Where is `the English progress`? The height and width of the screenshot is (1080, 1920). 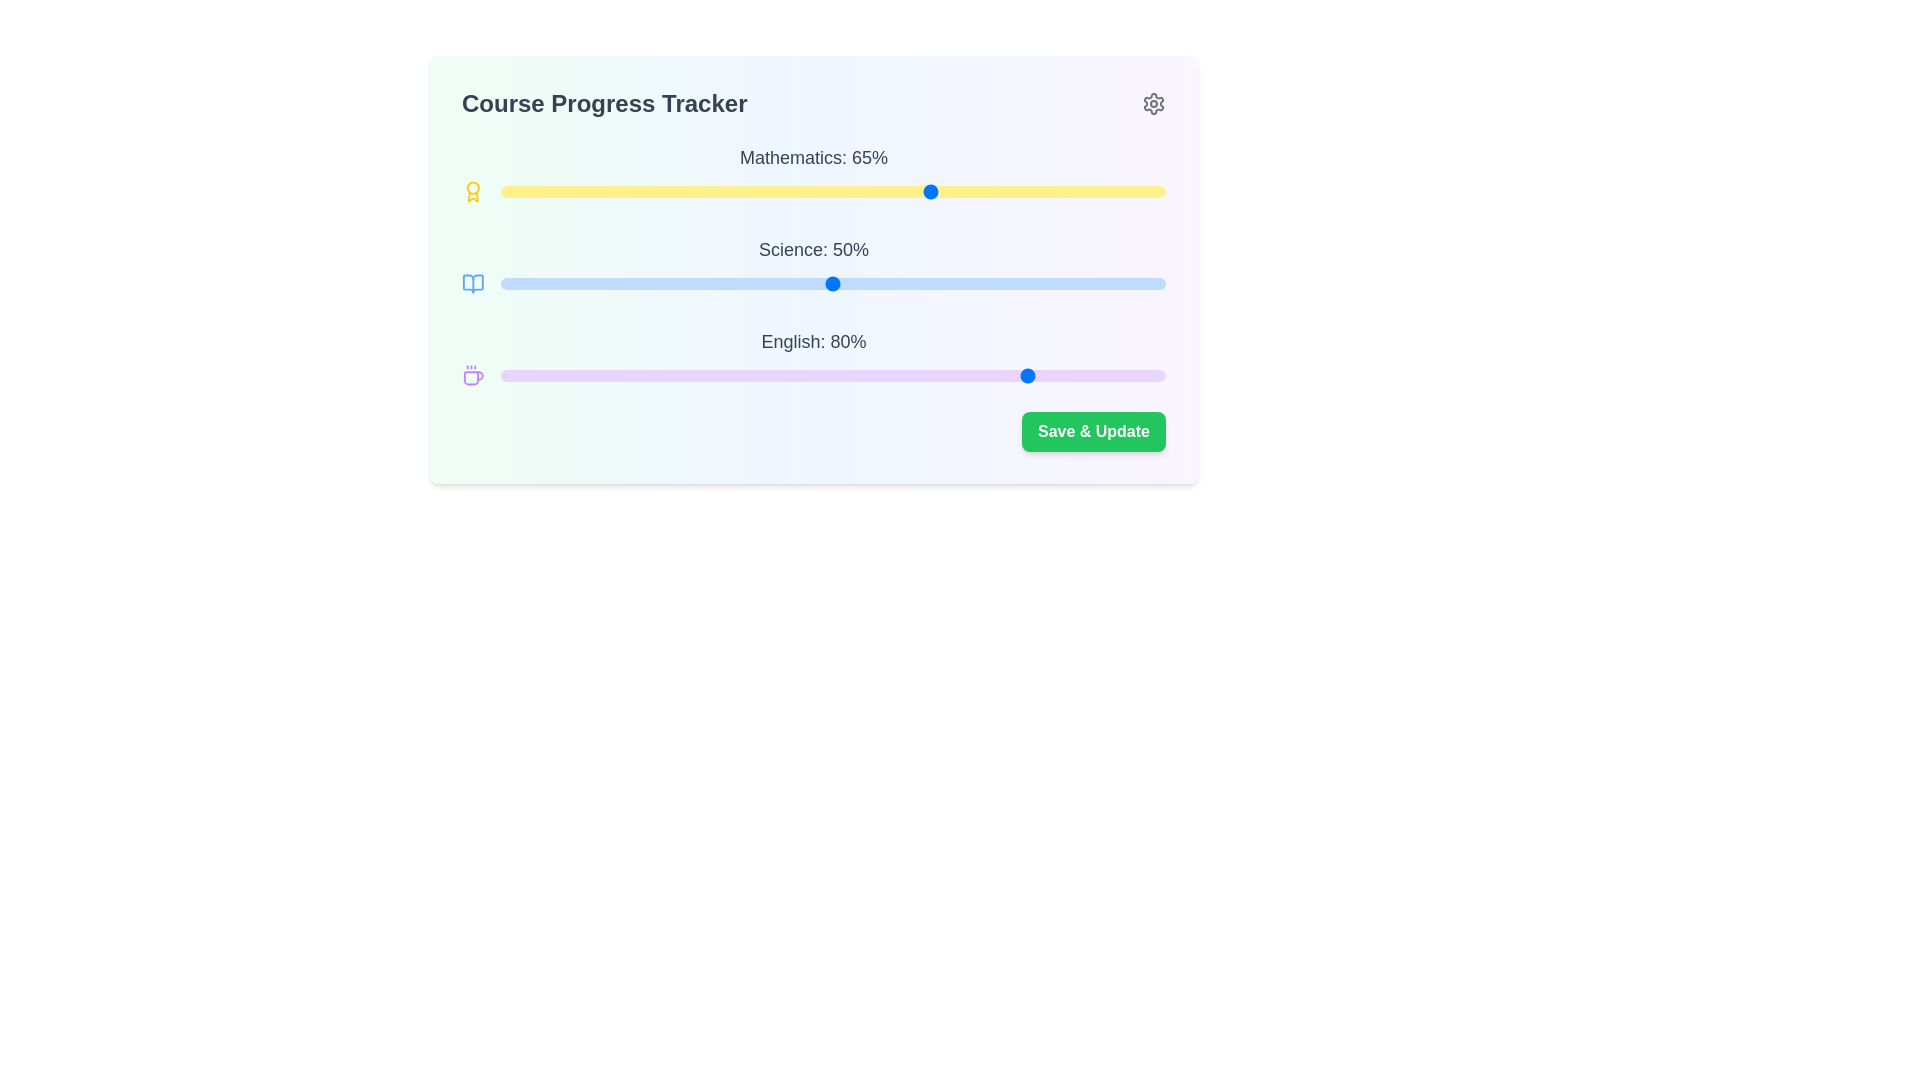 the English progress is located at coordinates (1045, 375).